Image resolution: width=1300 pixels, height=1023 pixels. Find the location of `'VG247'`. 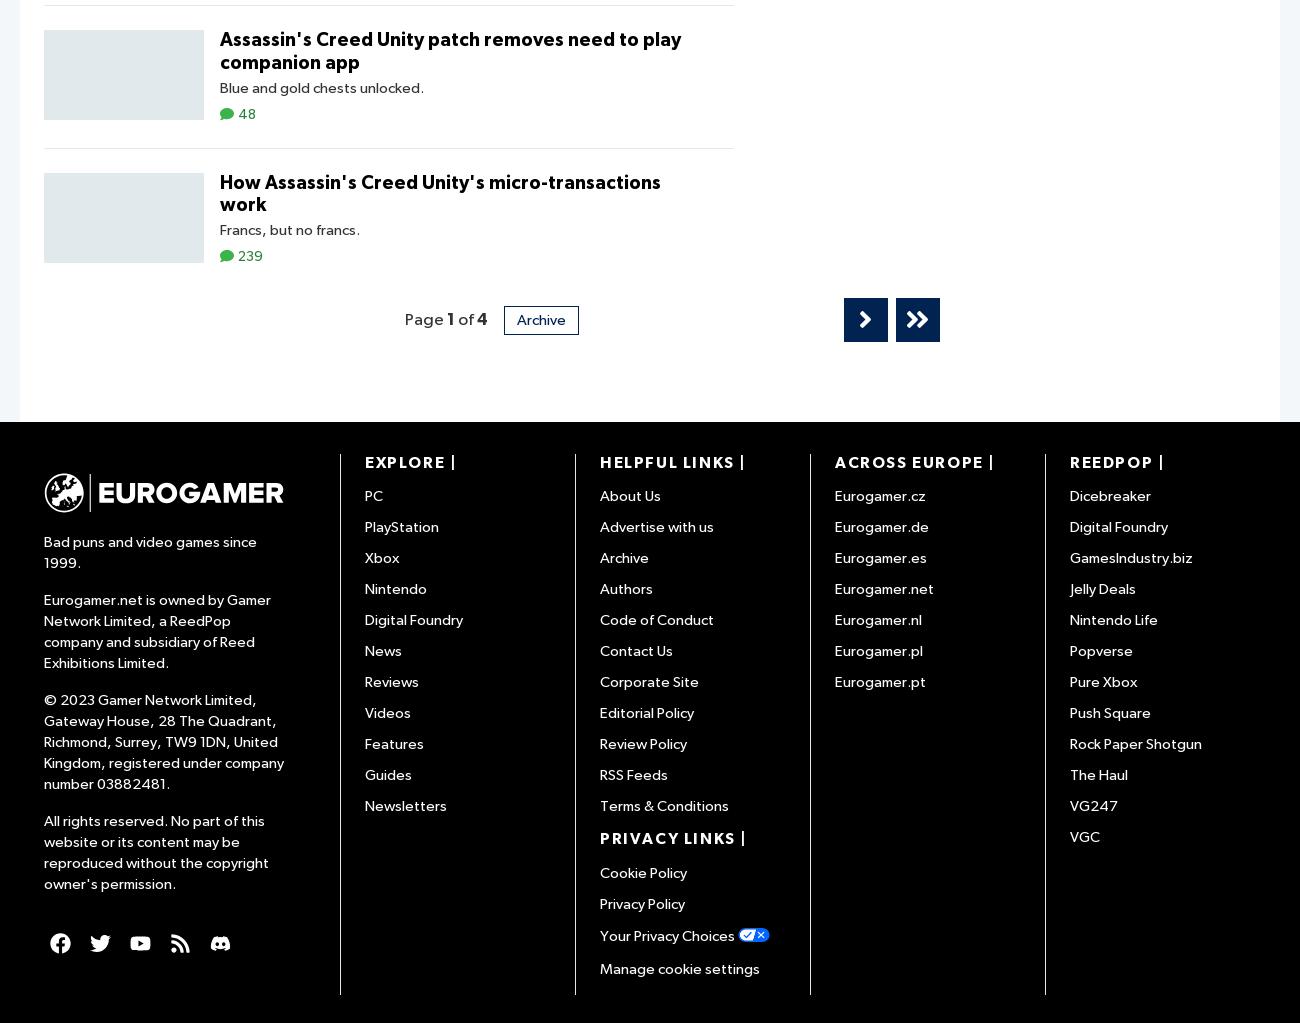

'VG247' is located at coordinates (1092, 806).